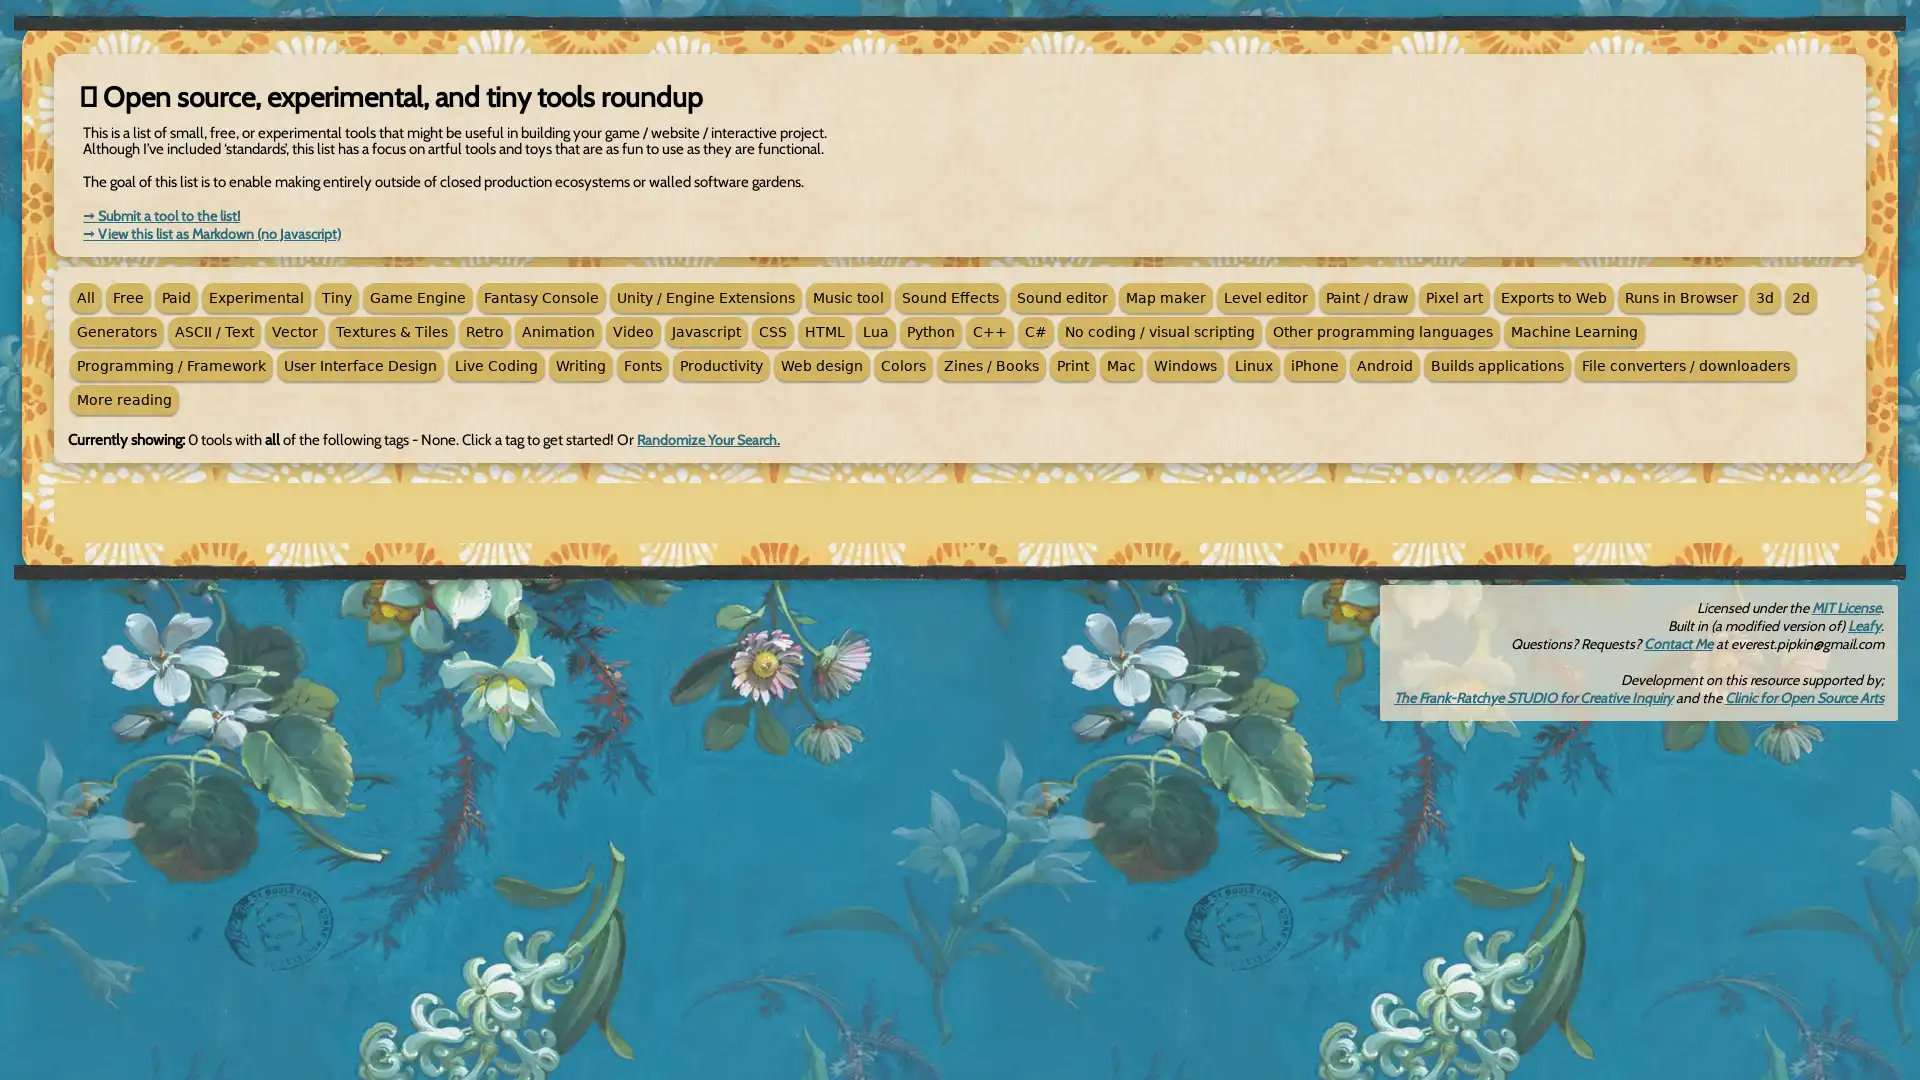 Image resolution: width=1920 pixels, height=1080 pixels. I want to click on Free, so click(127, 297).